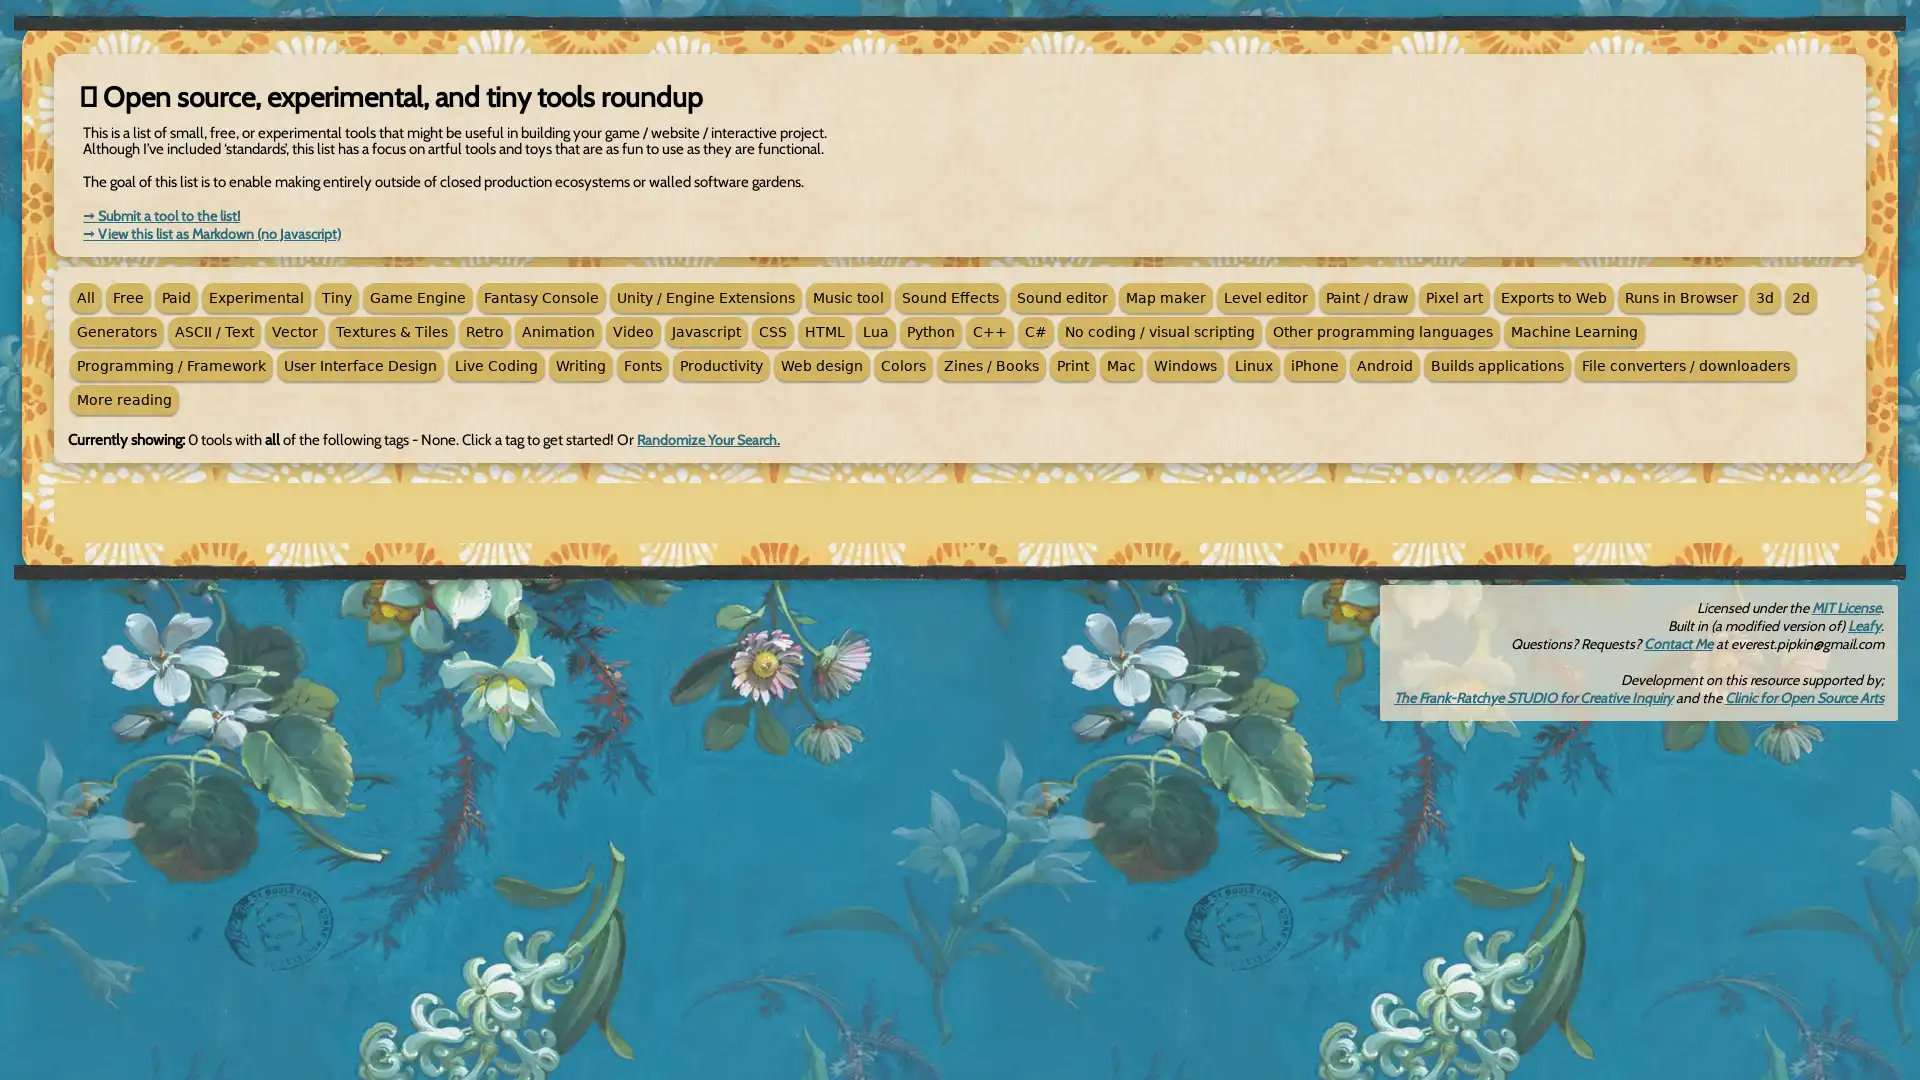 Image resolution: width=1920 pixels, height=1080 pixels. I want to click on Free, so click(127, 297).